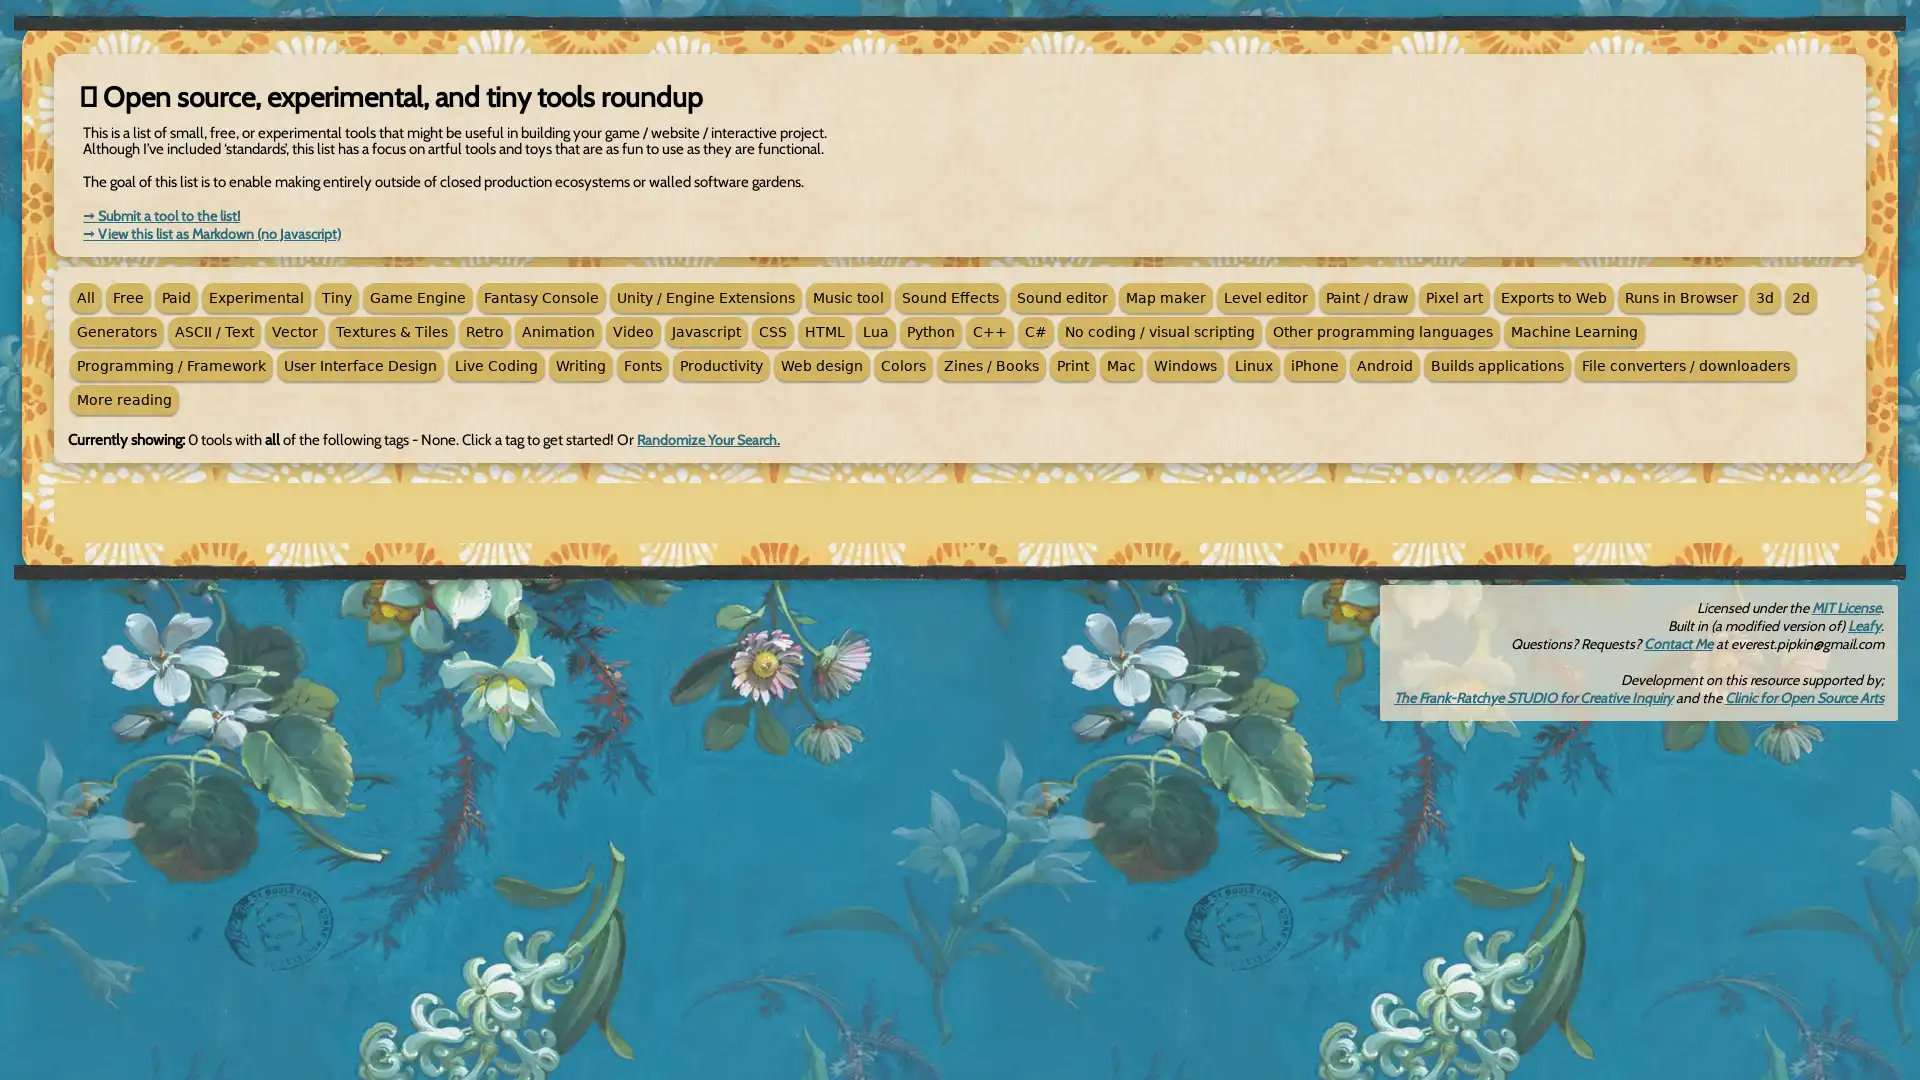 Image resolution: width=1920 pixels, height=1080 pixels. I want to click on Free, so click(127, 297).